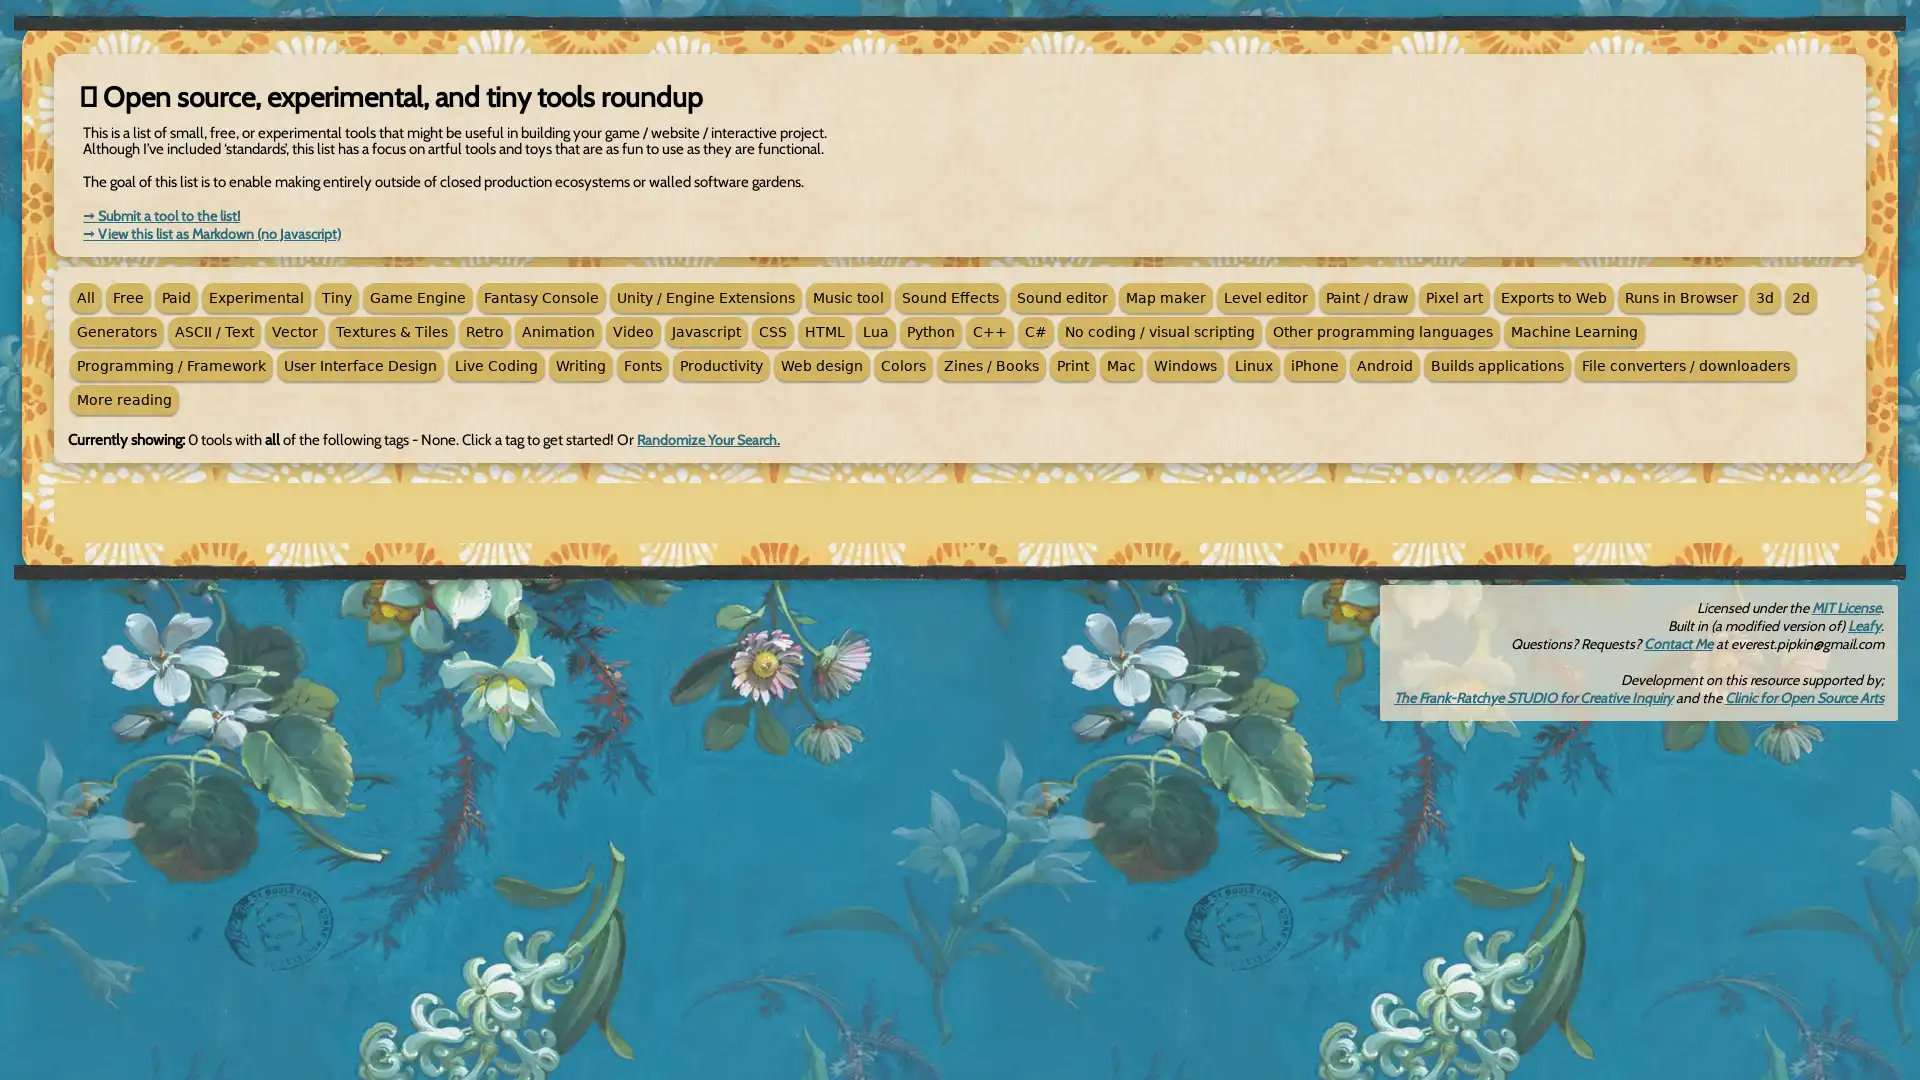 Image resolution: width=1920 pixels, height=1080 pixels. I want to click on Free, so click(127, 297).